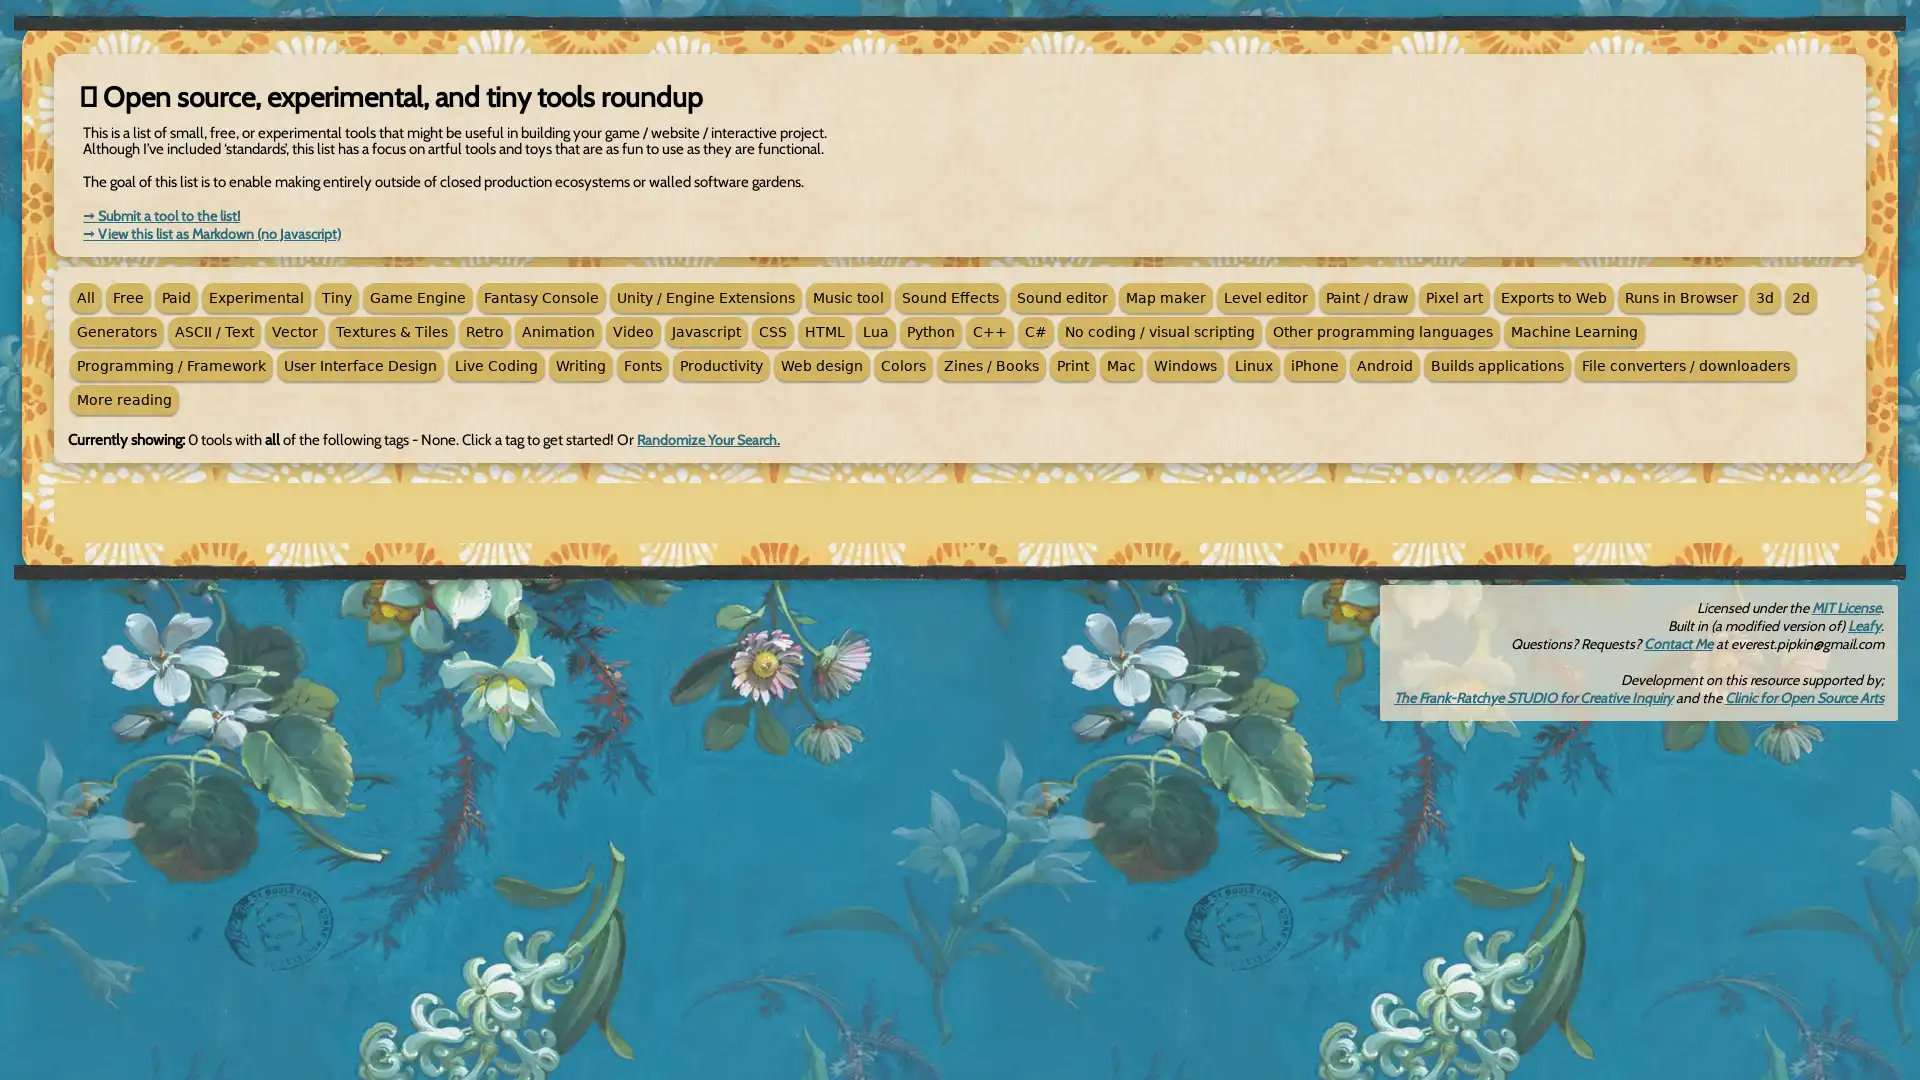 Image resolution: width=1920 pixels, height=1080 pixels. I want to click on Free, so click(127, 297).